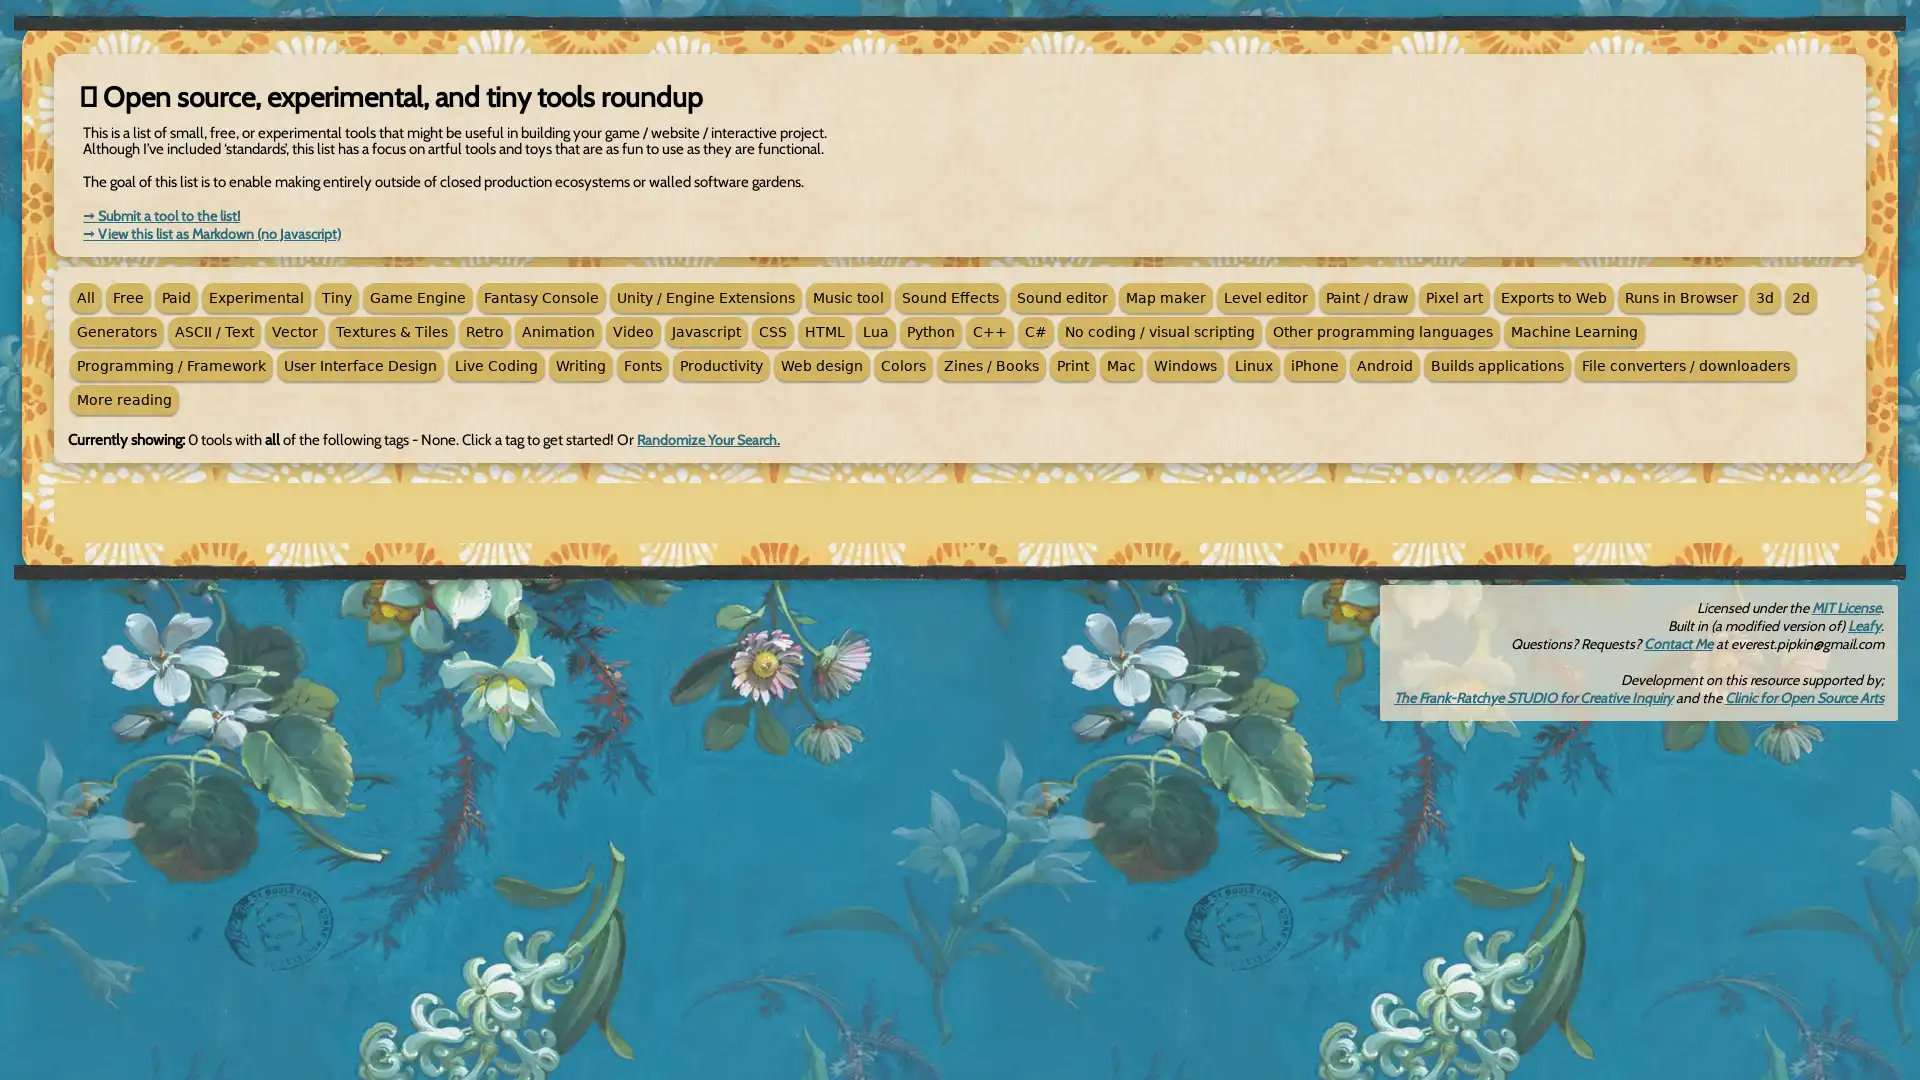 Image resolution: width=1920 pixels, height=1080 pixels. I want to click on Free, so click(127, 297).